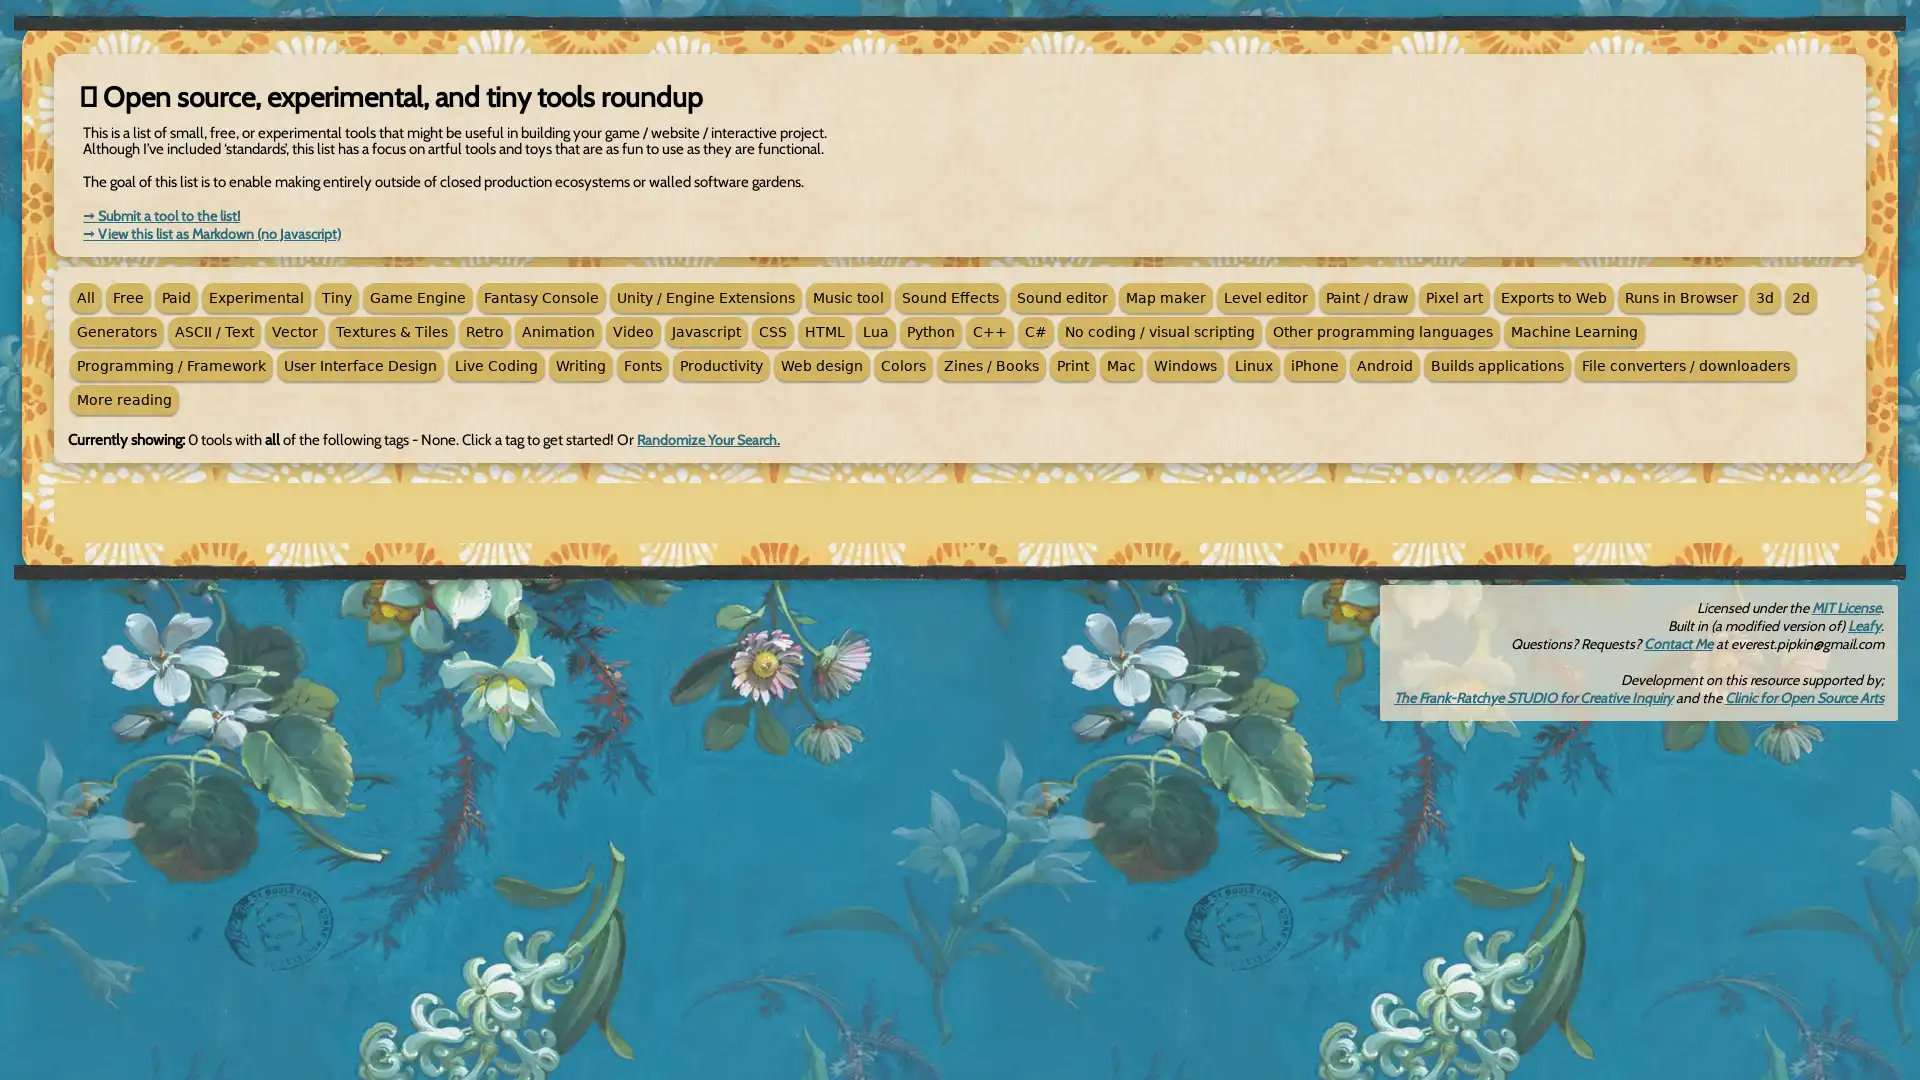 Image resolution: width=1920 pixels, height=1080 pixels. I want to click on Free, so click(127, 297).